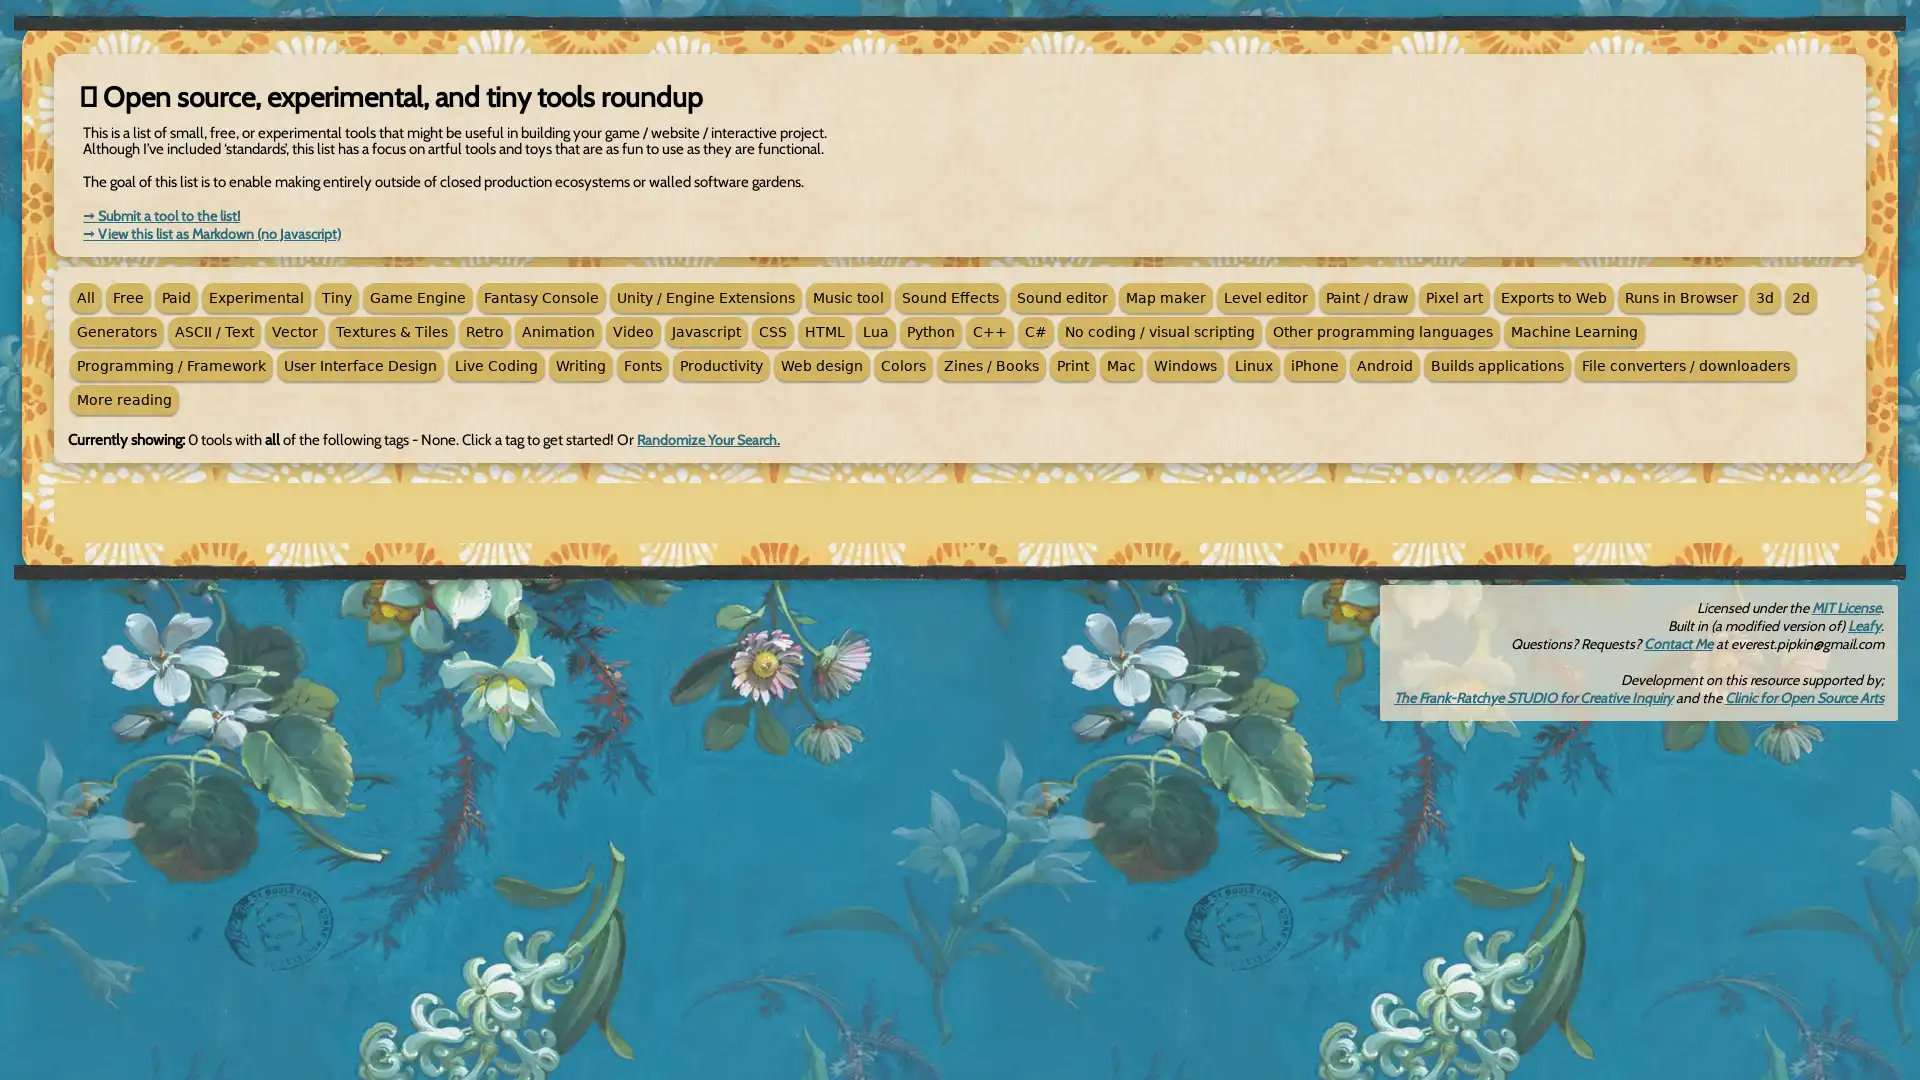 Image resolution: width=1920 pixels, height=1080 pixels. I want to click on Free, so click(127, 297).